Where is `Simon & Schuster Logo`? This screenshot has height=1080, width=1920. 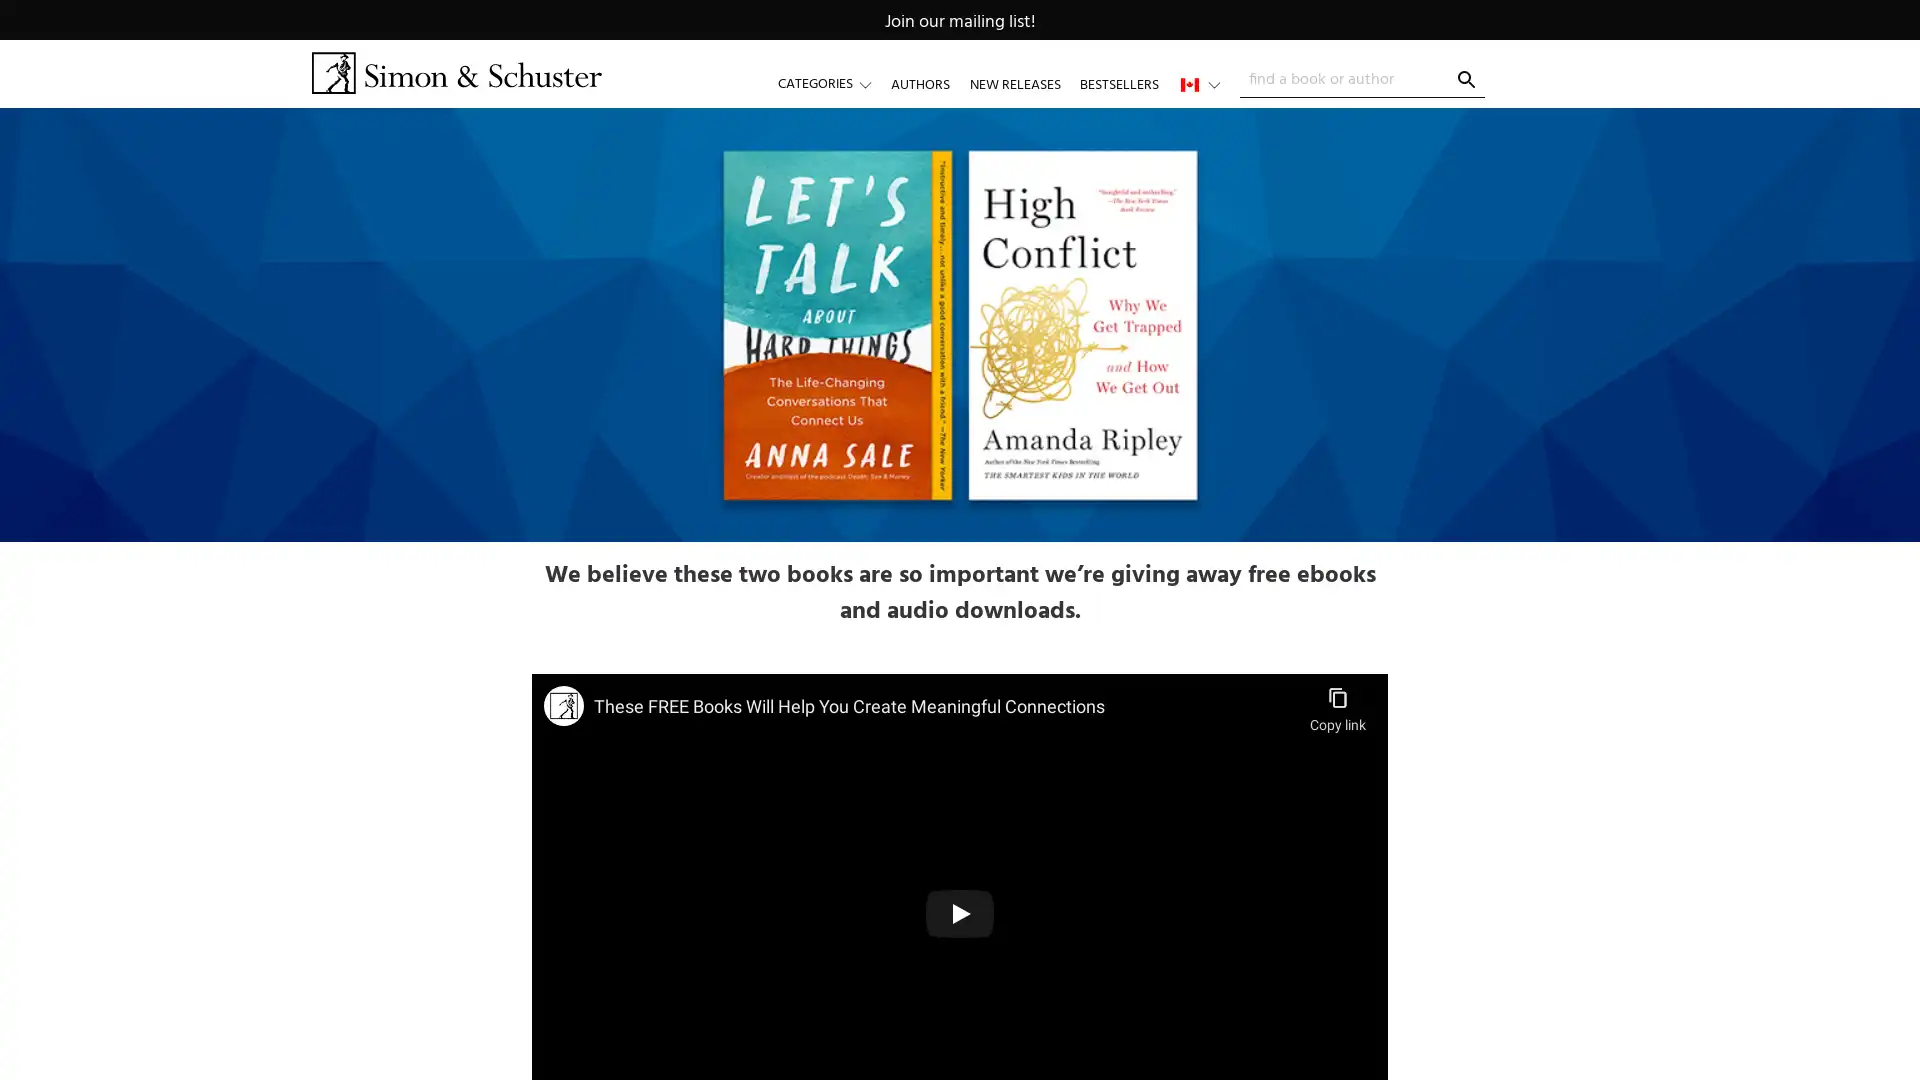 Simon & Schuster Logo is located at coordinates (455, 72).